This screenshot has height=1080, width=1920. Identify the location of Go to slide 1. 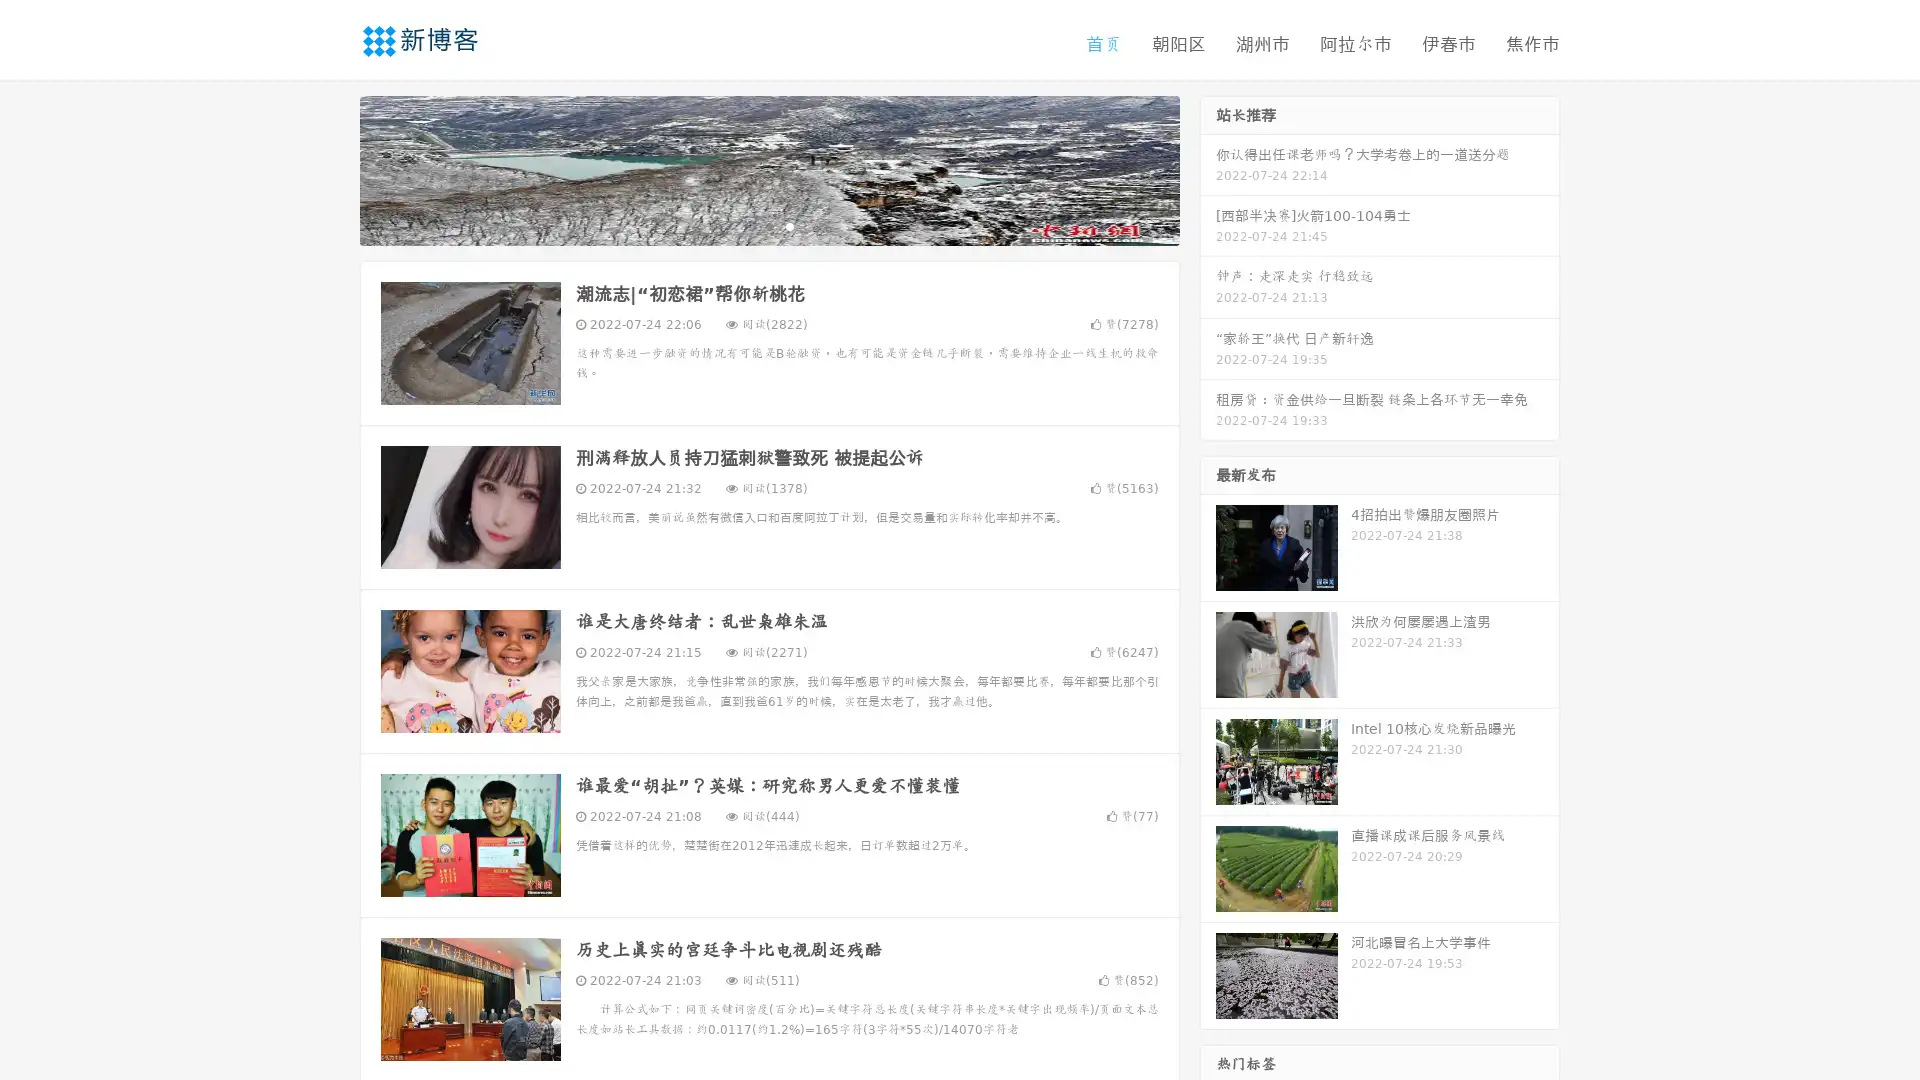
(748, 225).